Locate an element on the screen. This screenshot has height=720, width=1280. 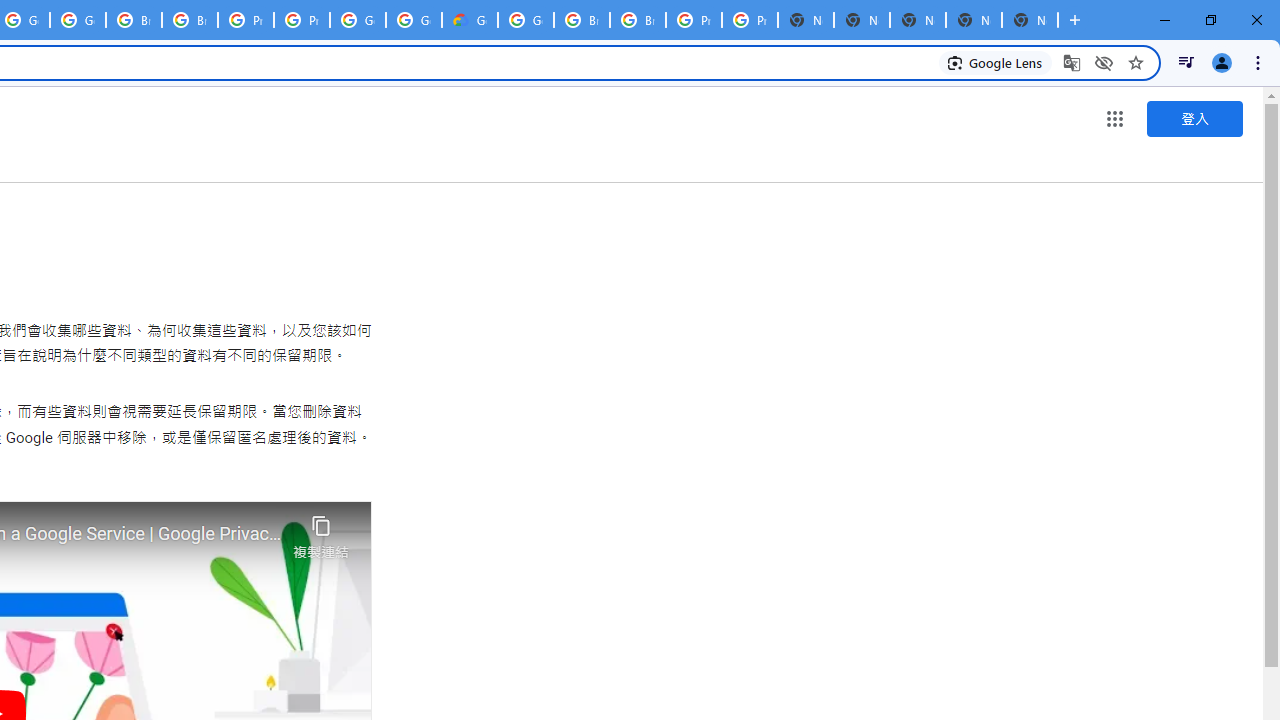
'Chrome' is located at coordinates (1259, 61).